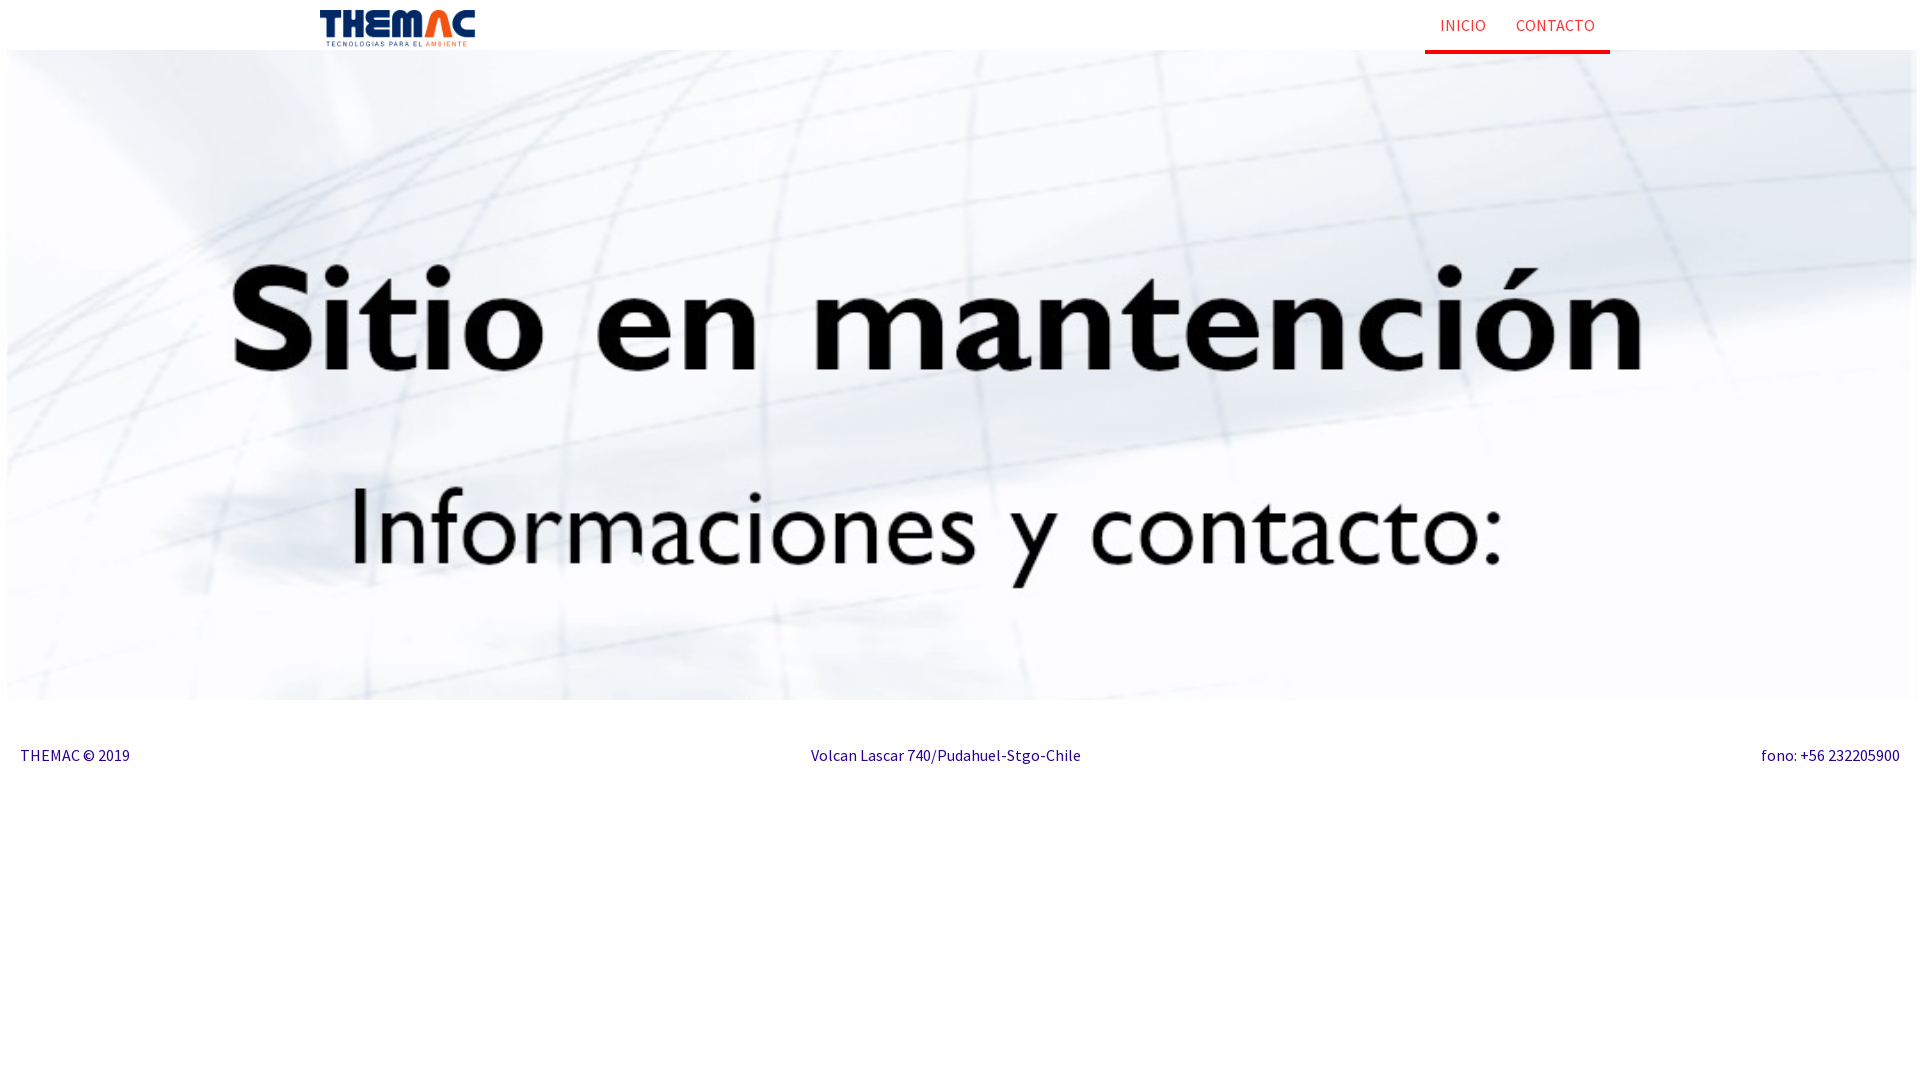 Image resolution: width=1920 pixels, height=1080 pixels. What do you see at coordinates (1554, 24) in the screenshot?
I see `'CONTACTO'` at bounding box center [1554, 24].